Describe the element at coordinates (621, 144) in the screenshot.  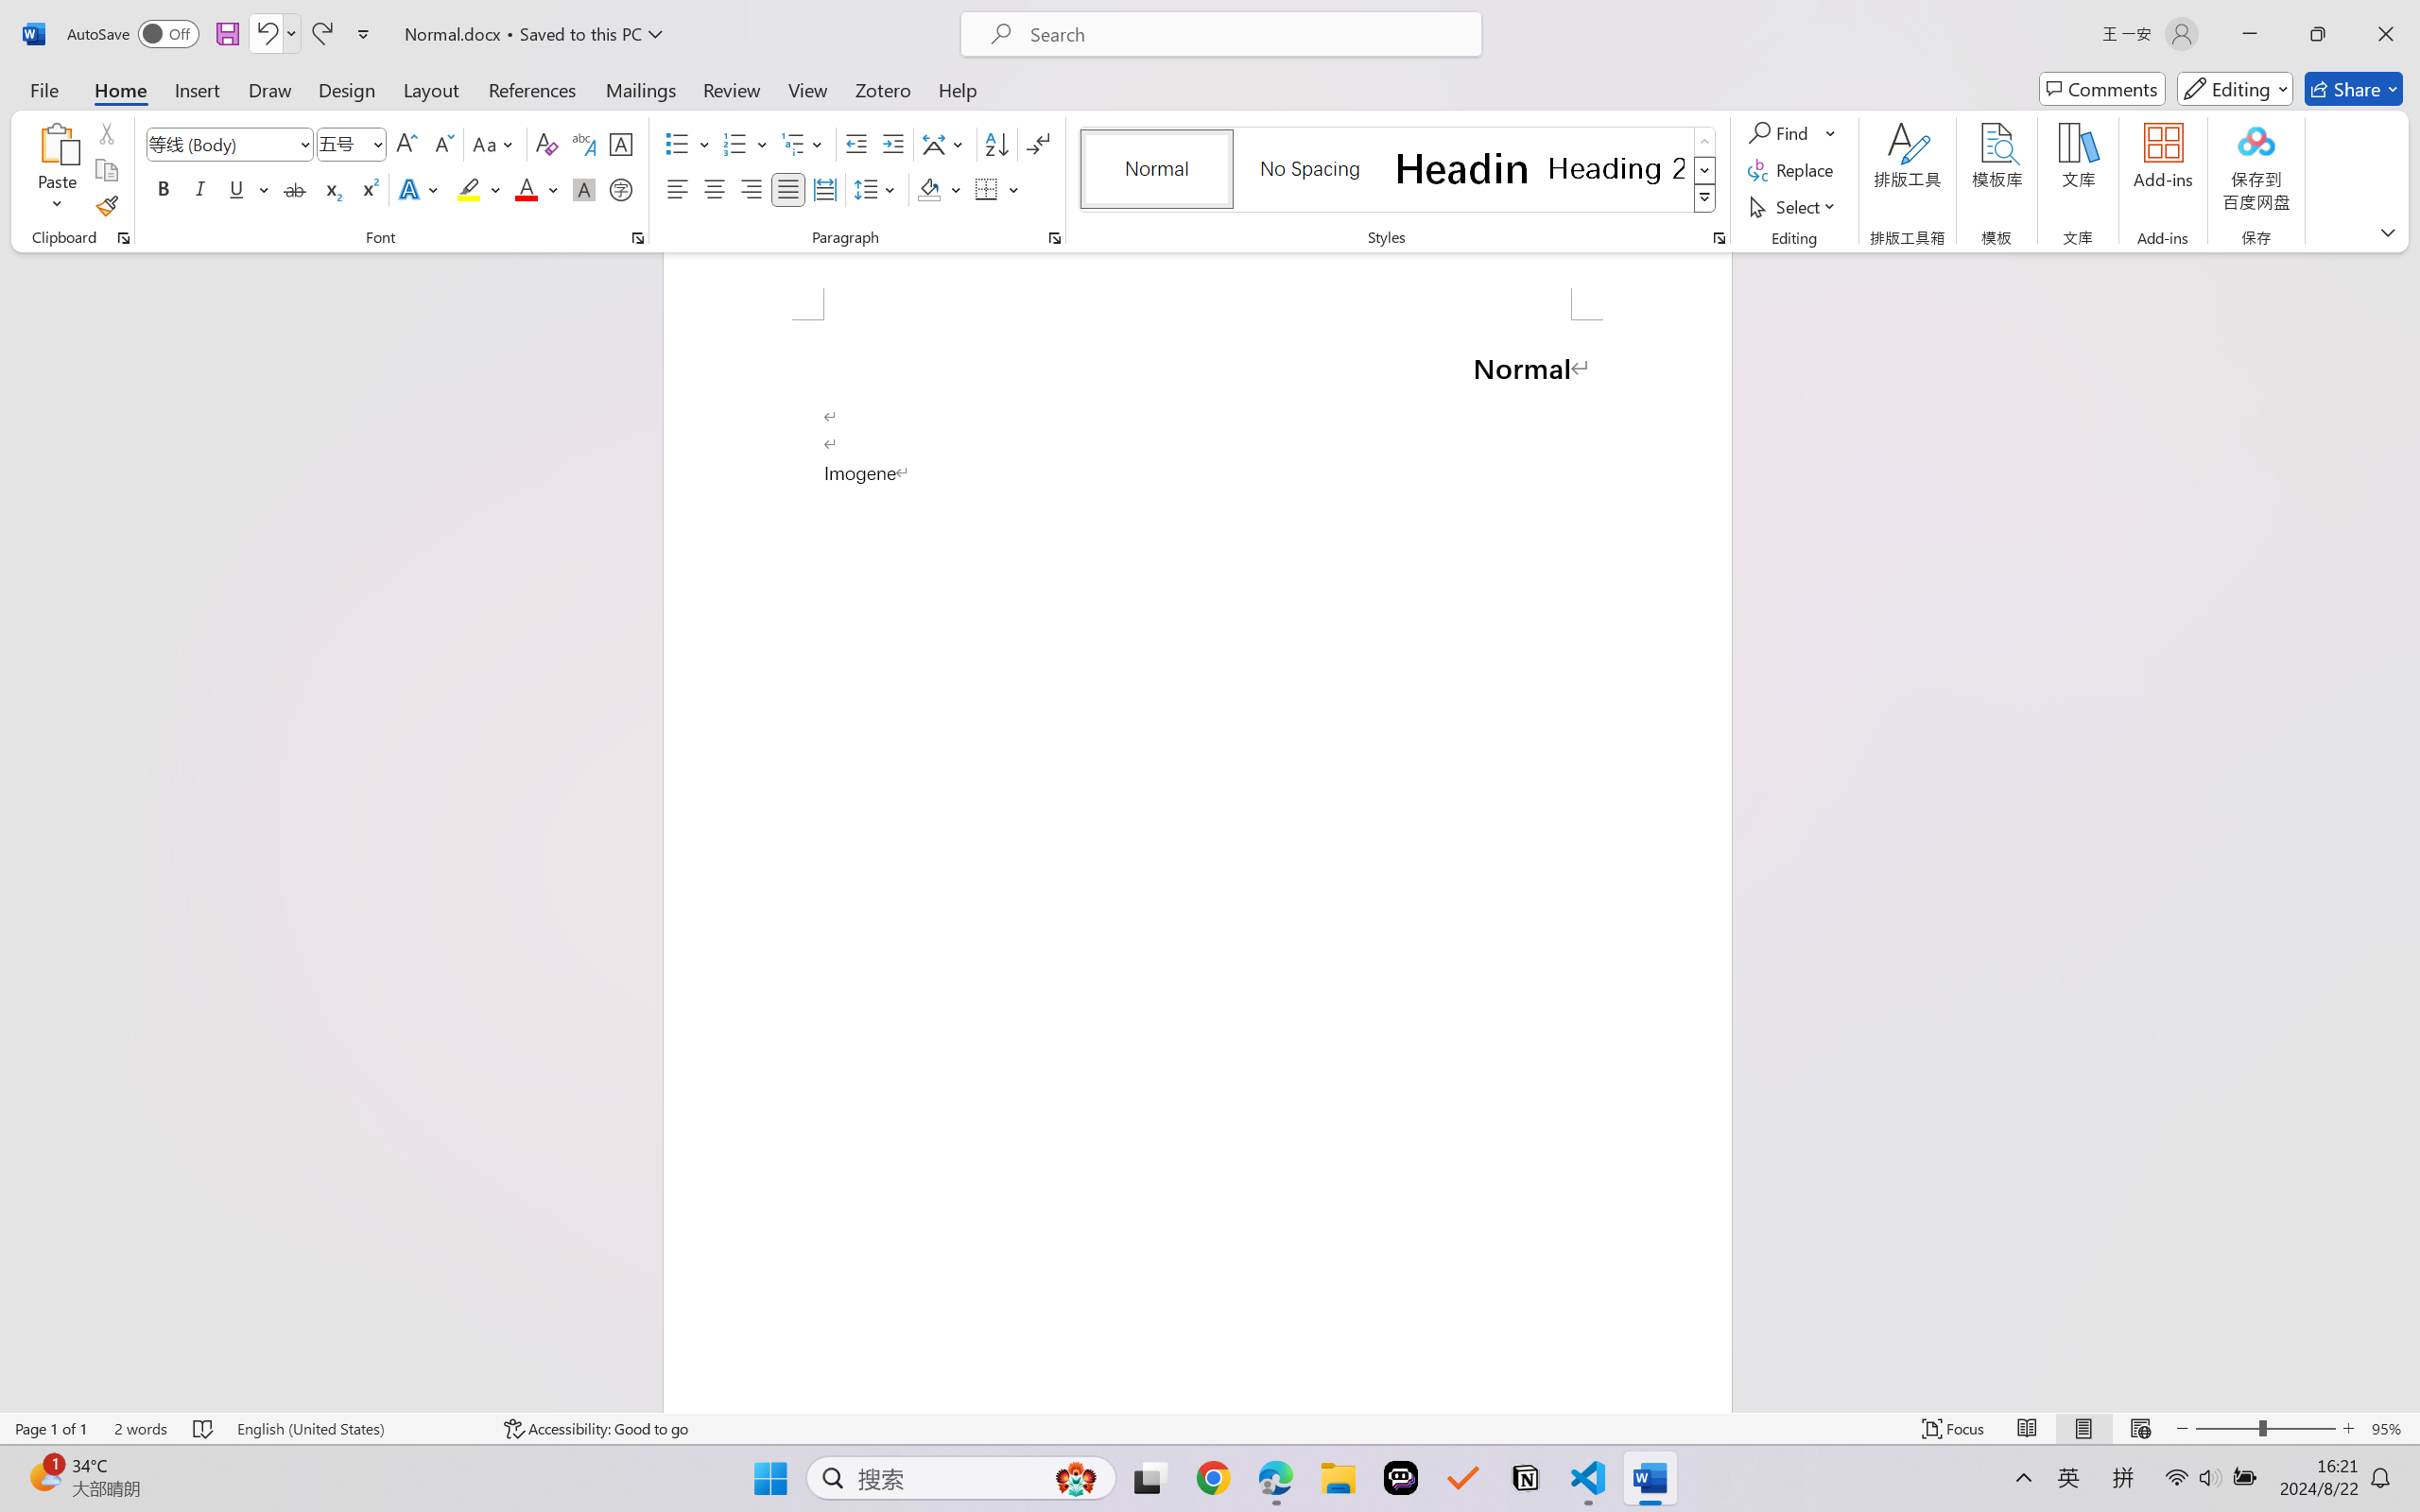
I see `'Character Border'` at that location.